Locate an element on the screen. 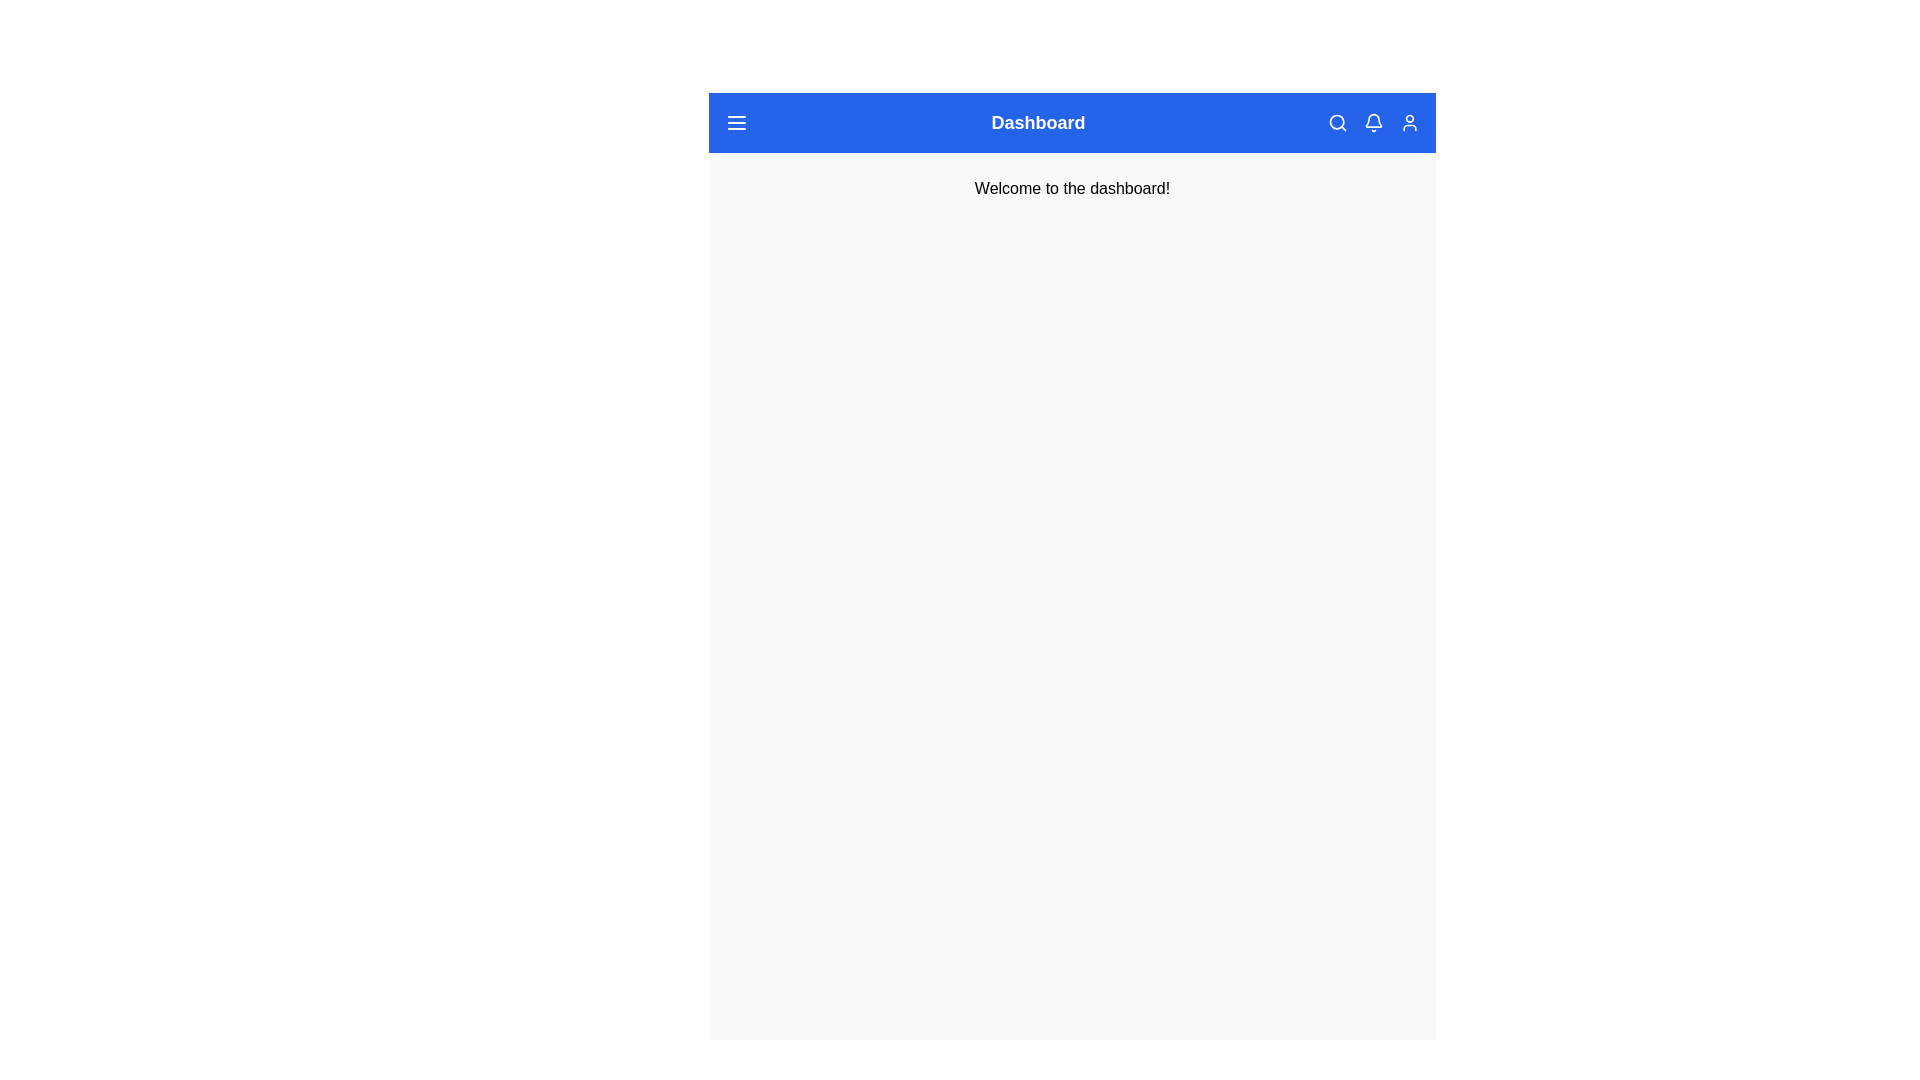 The image size is (1920, 1080). the notification bell icon button is located at coordinates (1372, 123).